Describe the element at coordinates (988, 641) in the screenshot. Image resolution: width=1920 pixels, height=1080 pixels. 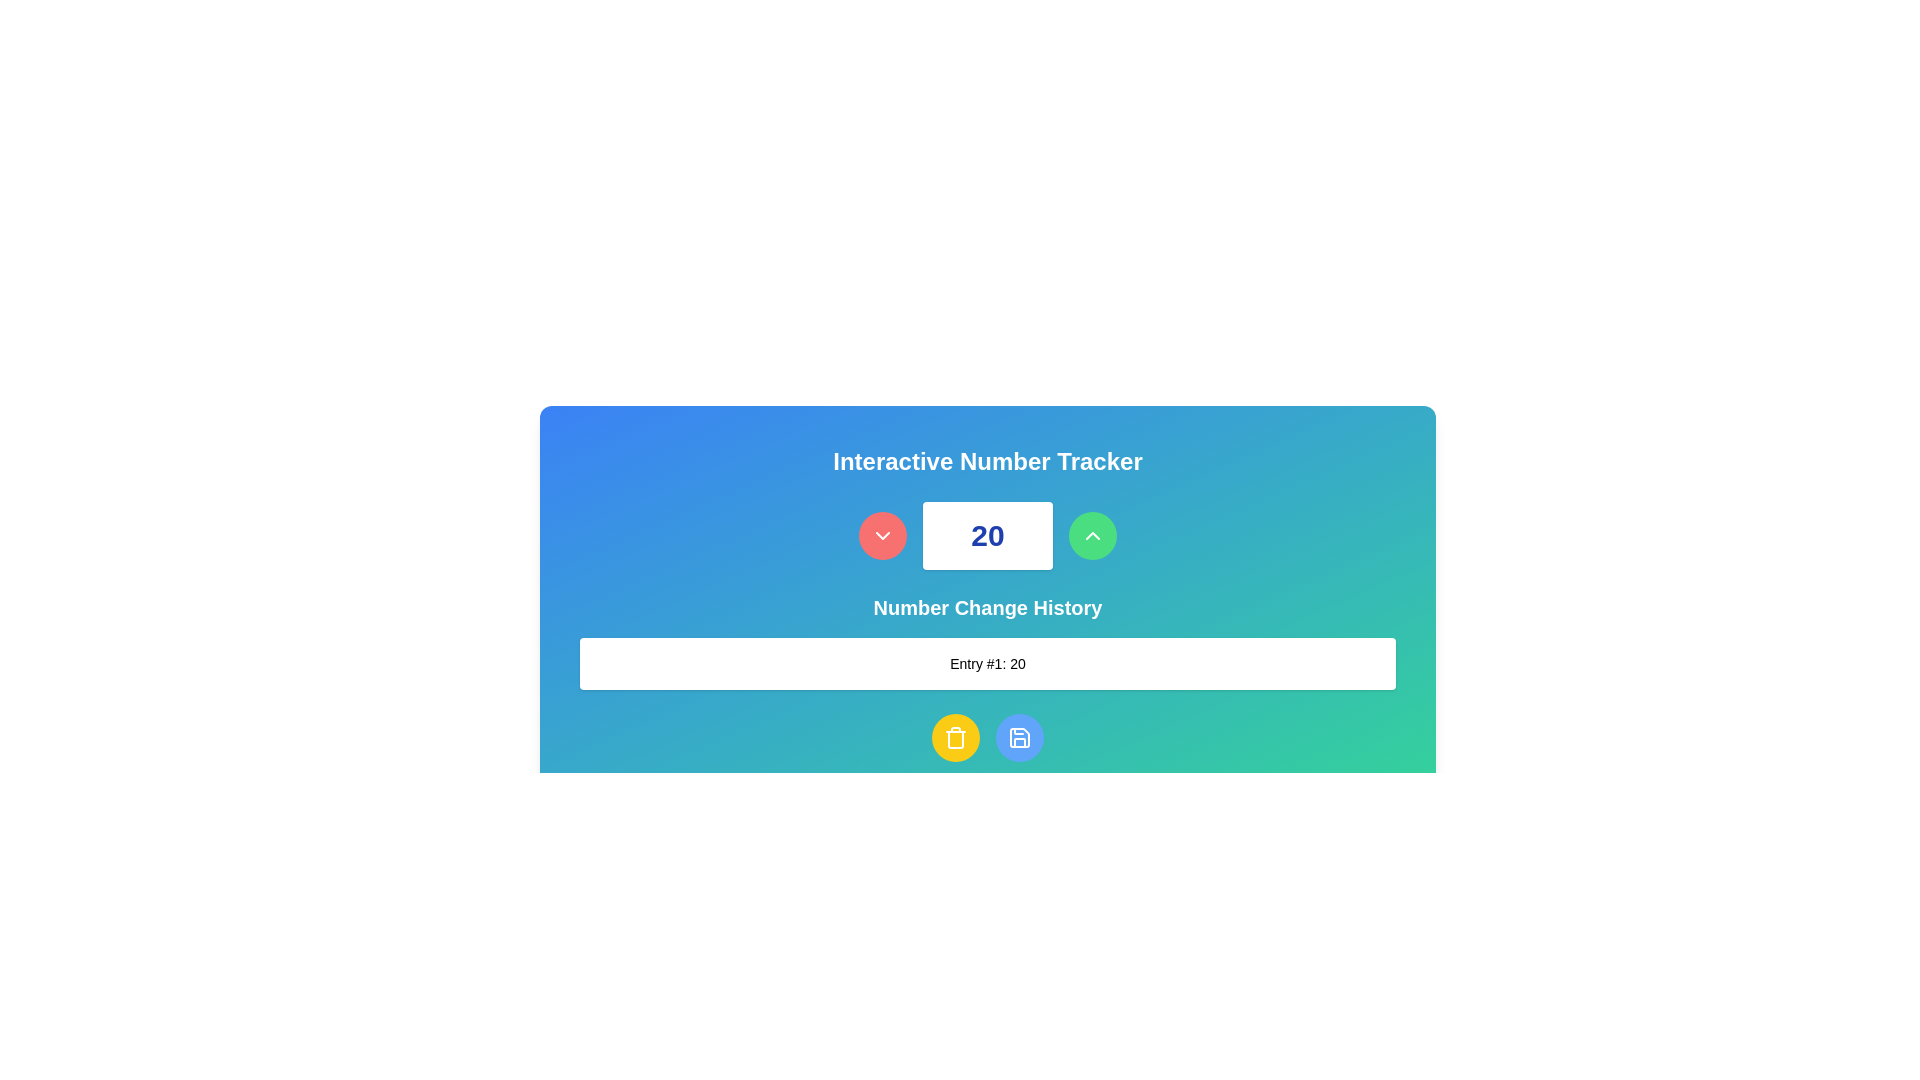
I see `the text block displaying 'Entry #1: 20' which is styled with a white background and located below the 'Number Change History' title` at that location.